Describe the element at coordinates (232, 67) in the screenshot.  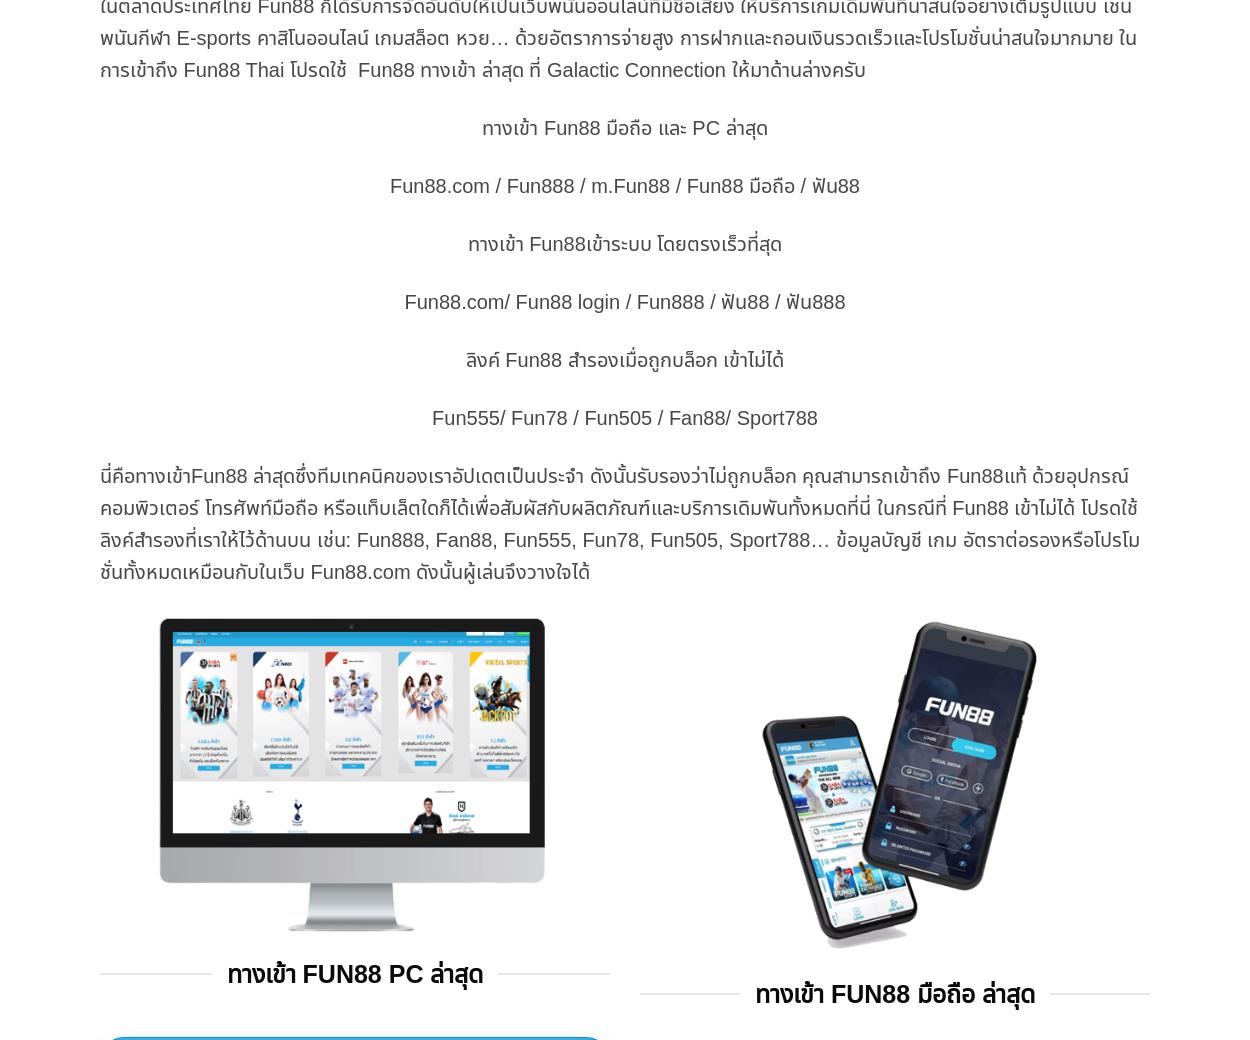
I see `'Fun88 Thai'` at that location.